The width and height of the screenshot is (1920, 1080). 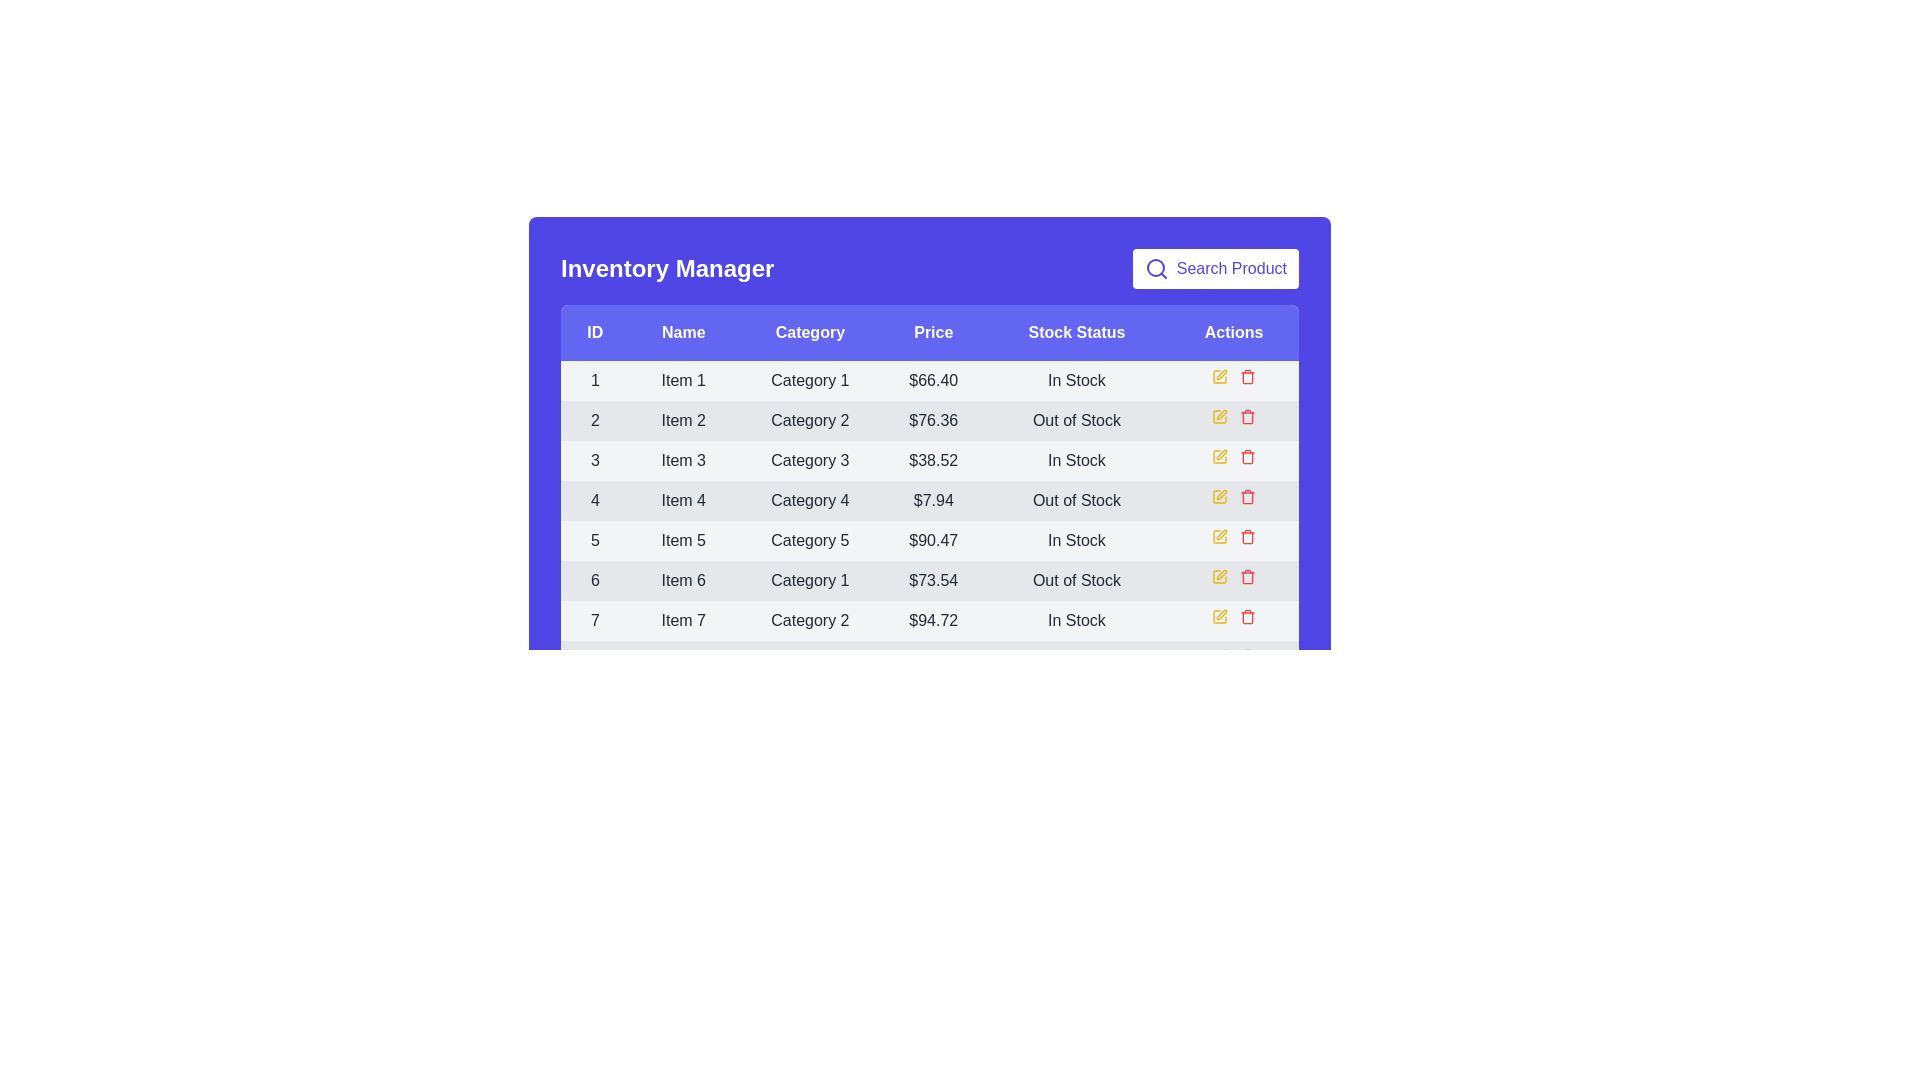 What do you see at coordinates (1232, 331) in the screenshot?
I see `the column header Actions to sort the table by that column` at bounding box center [1232, 331].